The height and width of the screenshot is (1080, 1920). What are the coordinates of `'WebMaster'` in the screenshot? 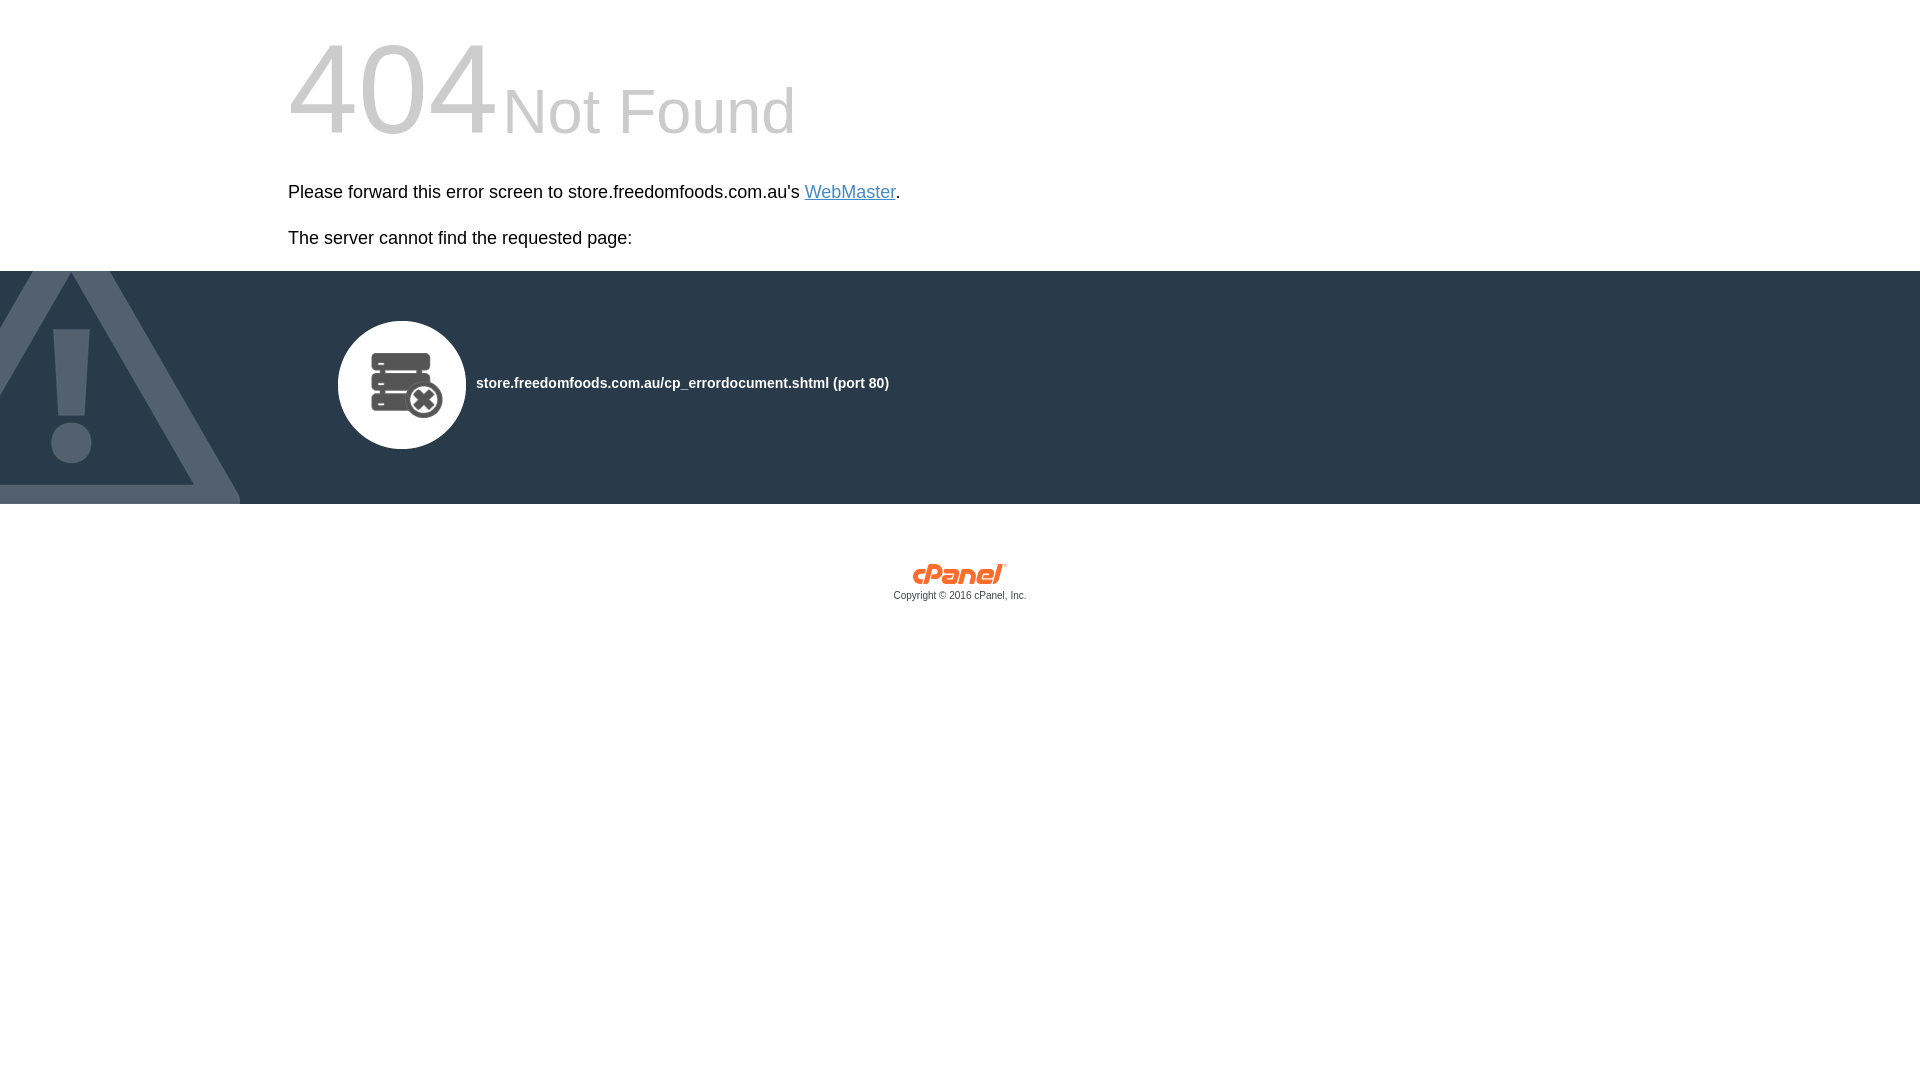 It's located at (805, 192).